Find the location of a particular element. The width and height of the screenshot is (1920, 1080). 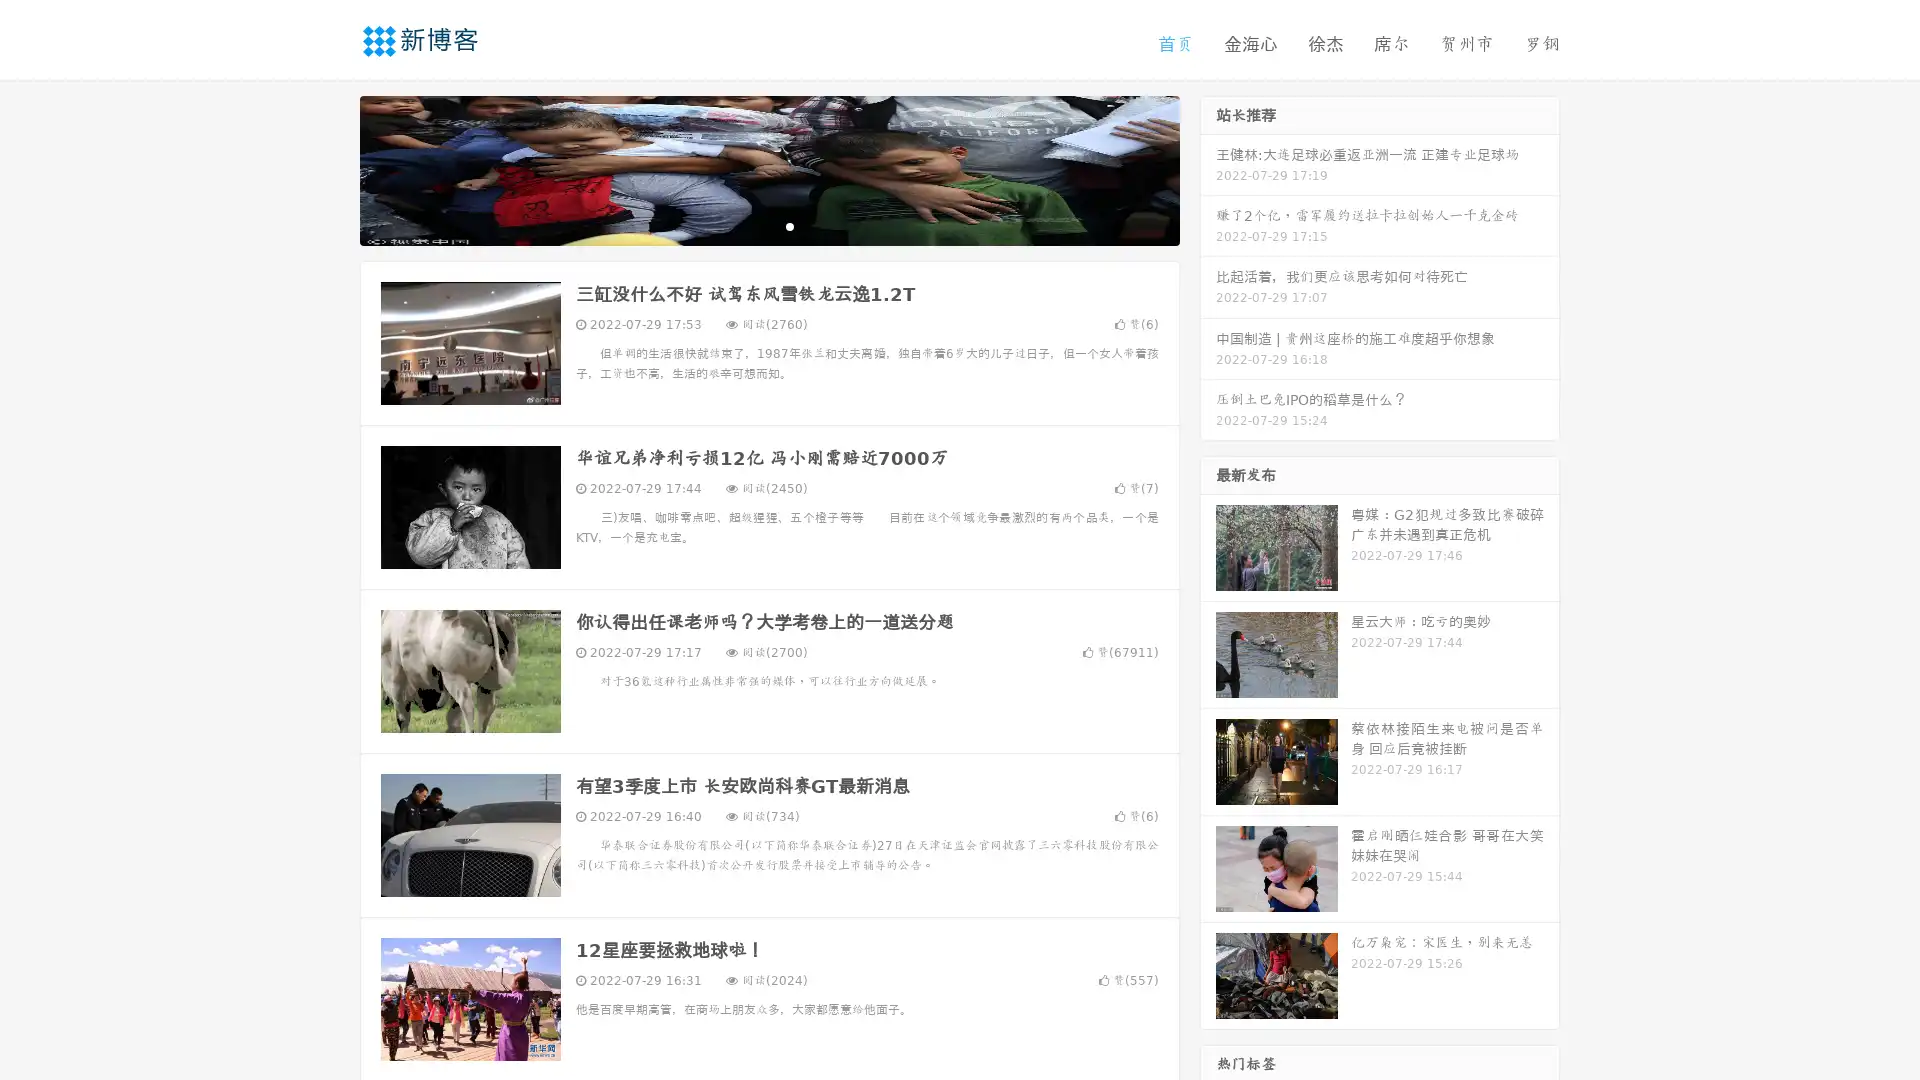

Previous slide is located at coordinates (330, 168).